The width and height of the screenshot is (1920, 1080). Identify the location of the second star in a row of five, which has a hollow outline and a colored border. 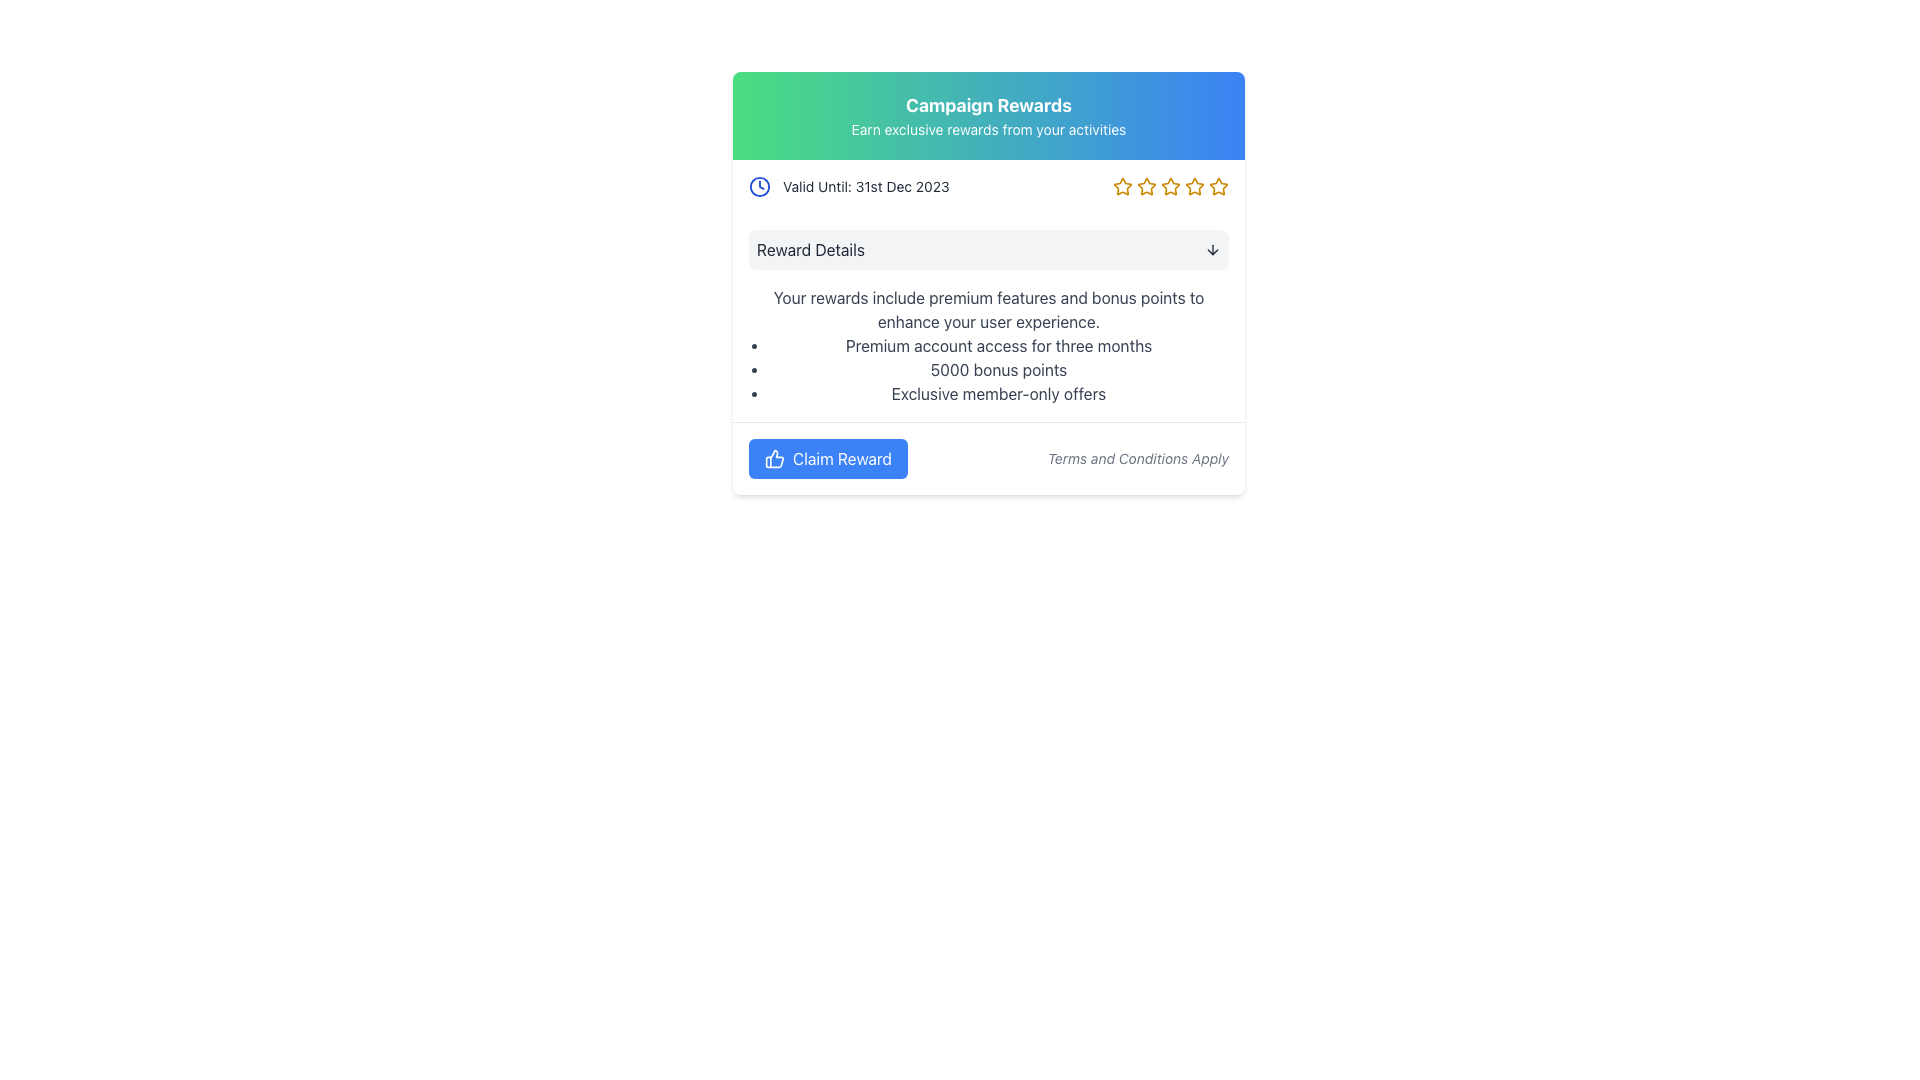
(1147, 186).